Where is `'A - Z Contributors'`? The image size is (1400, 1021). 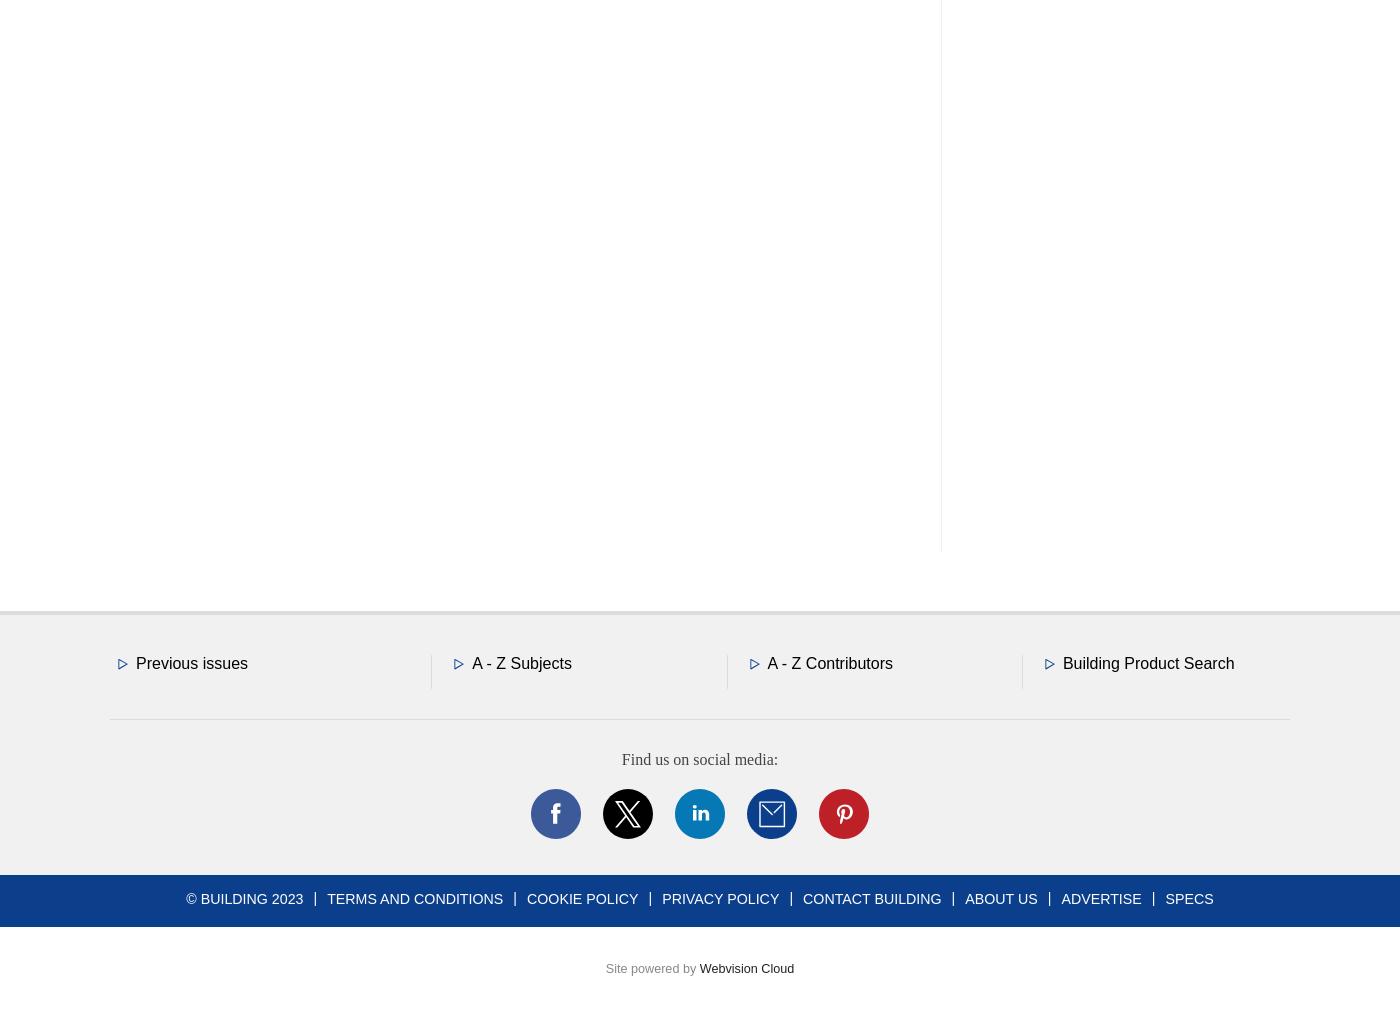
'A - Z Contributors' is located at coordinates (829, 661).